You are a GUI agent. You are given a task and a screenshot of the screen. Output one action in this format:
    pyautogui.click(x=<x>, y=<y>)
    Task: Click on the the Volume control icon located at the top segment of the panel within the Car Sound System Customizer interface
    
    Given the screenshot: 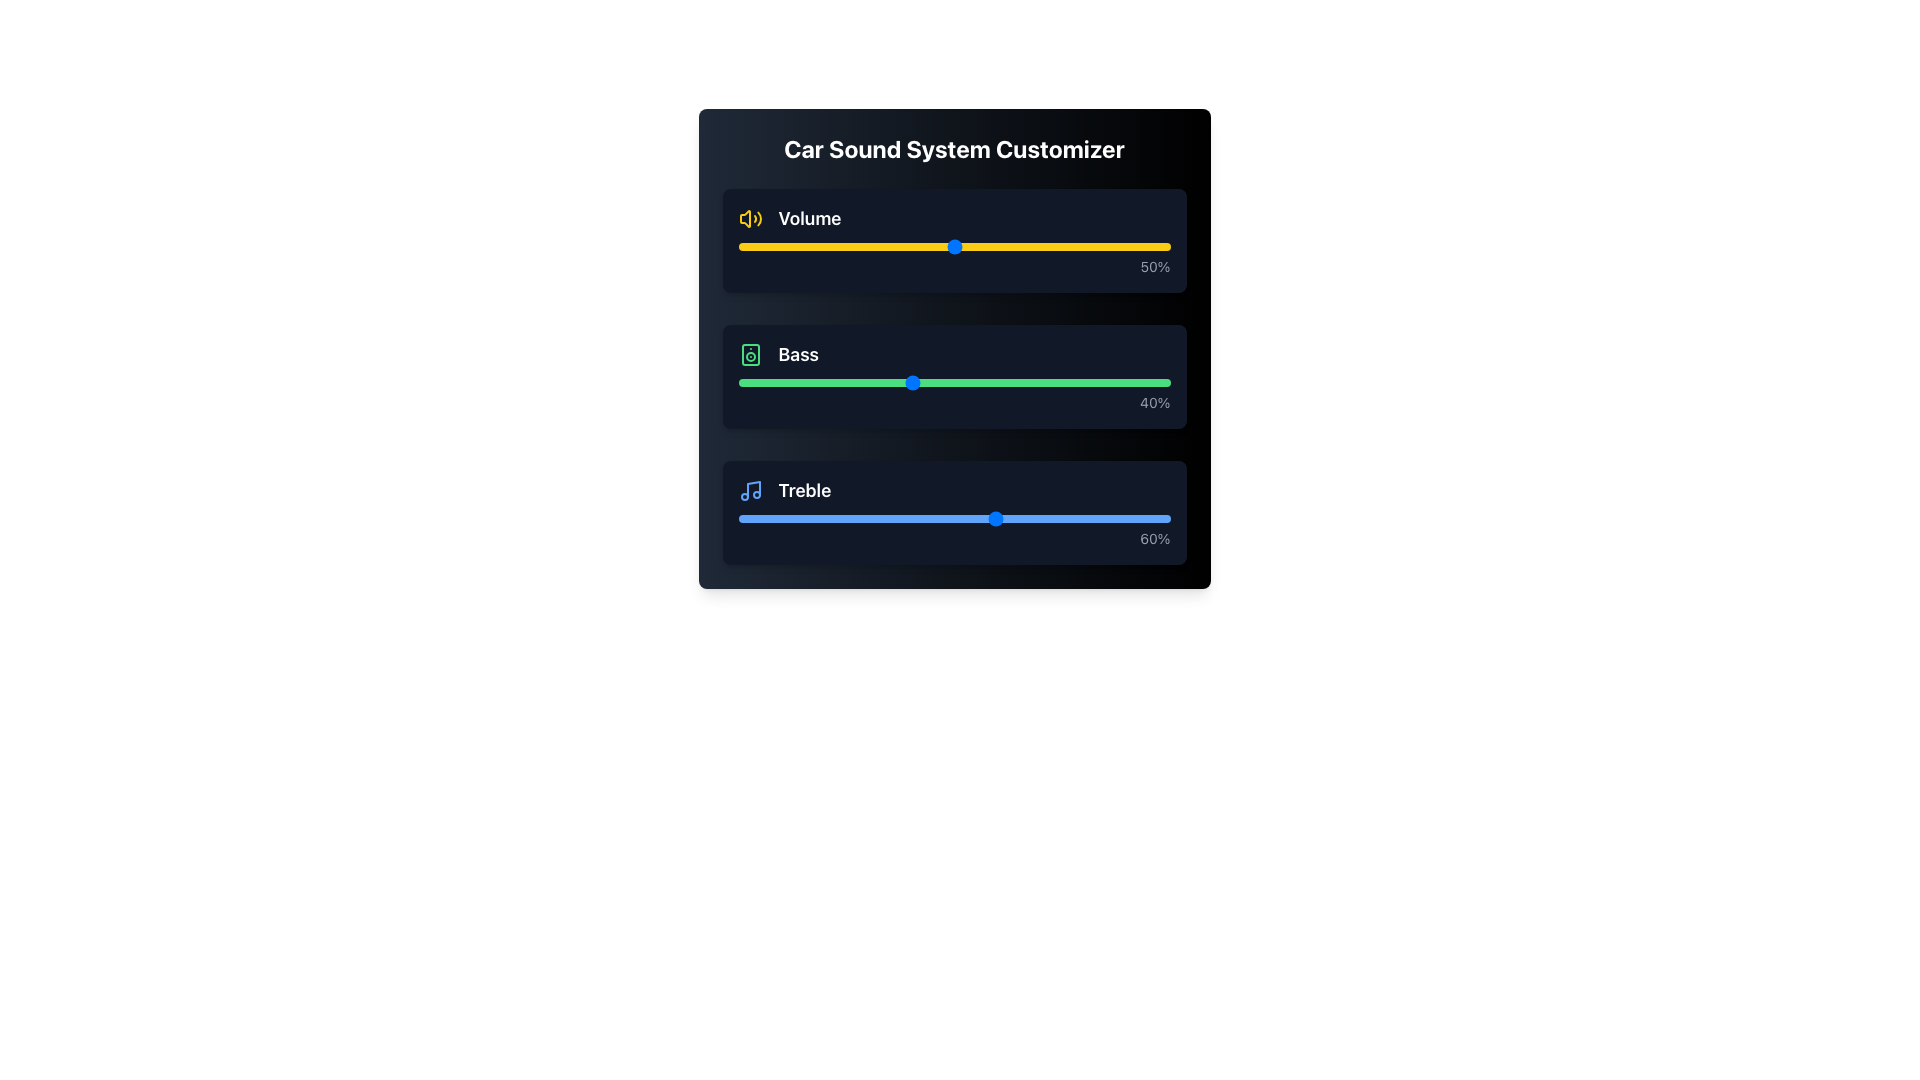 What is the action you would take?
    pyautogui.click(x=743, y=219)
    